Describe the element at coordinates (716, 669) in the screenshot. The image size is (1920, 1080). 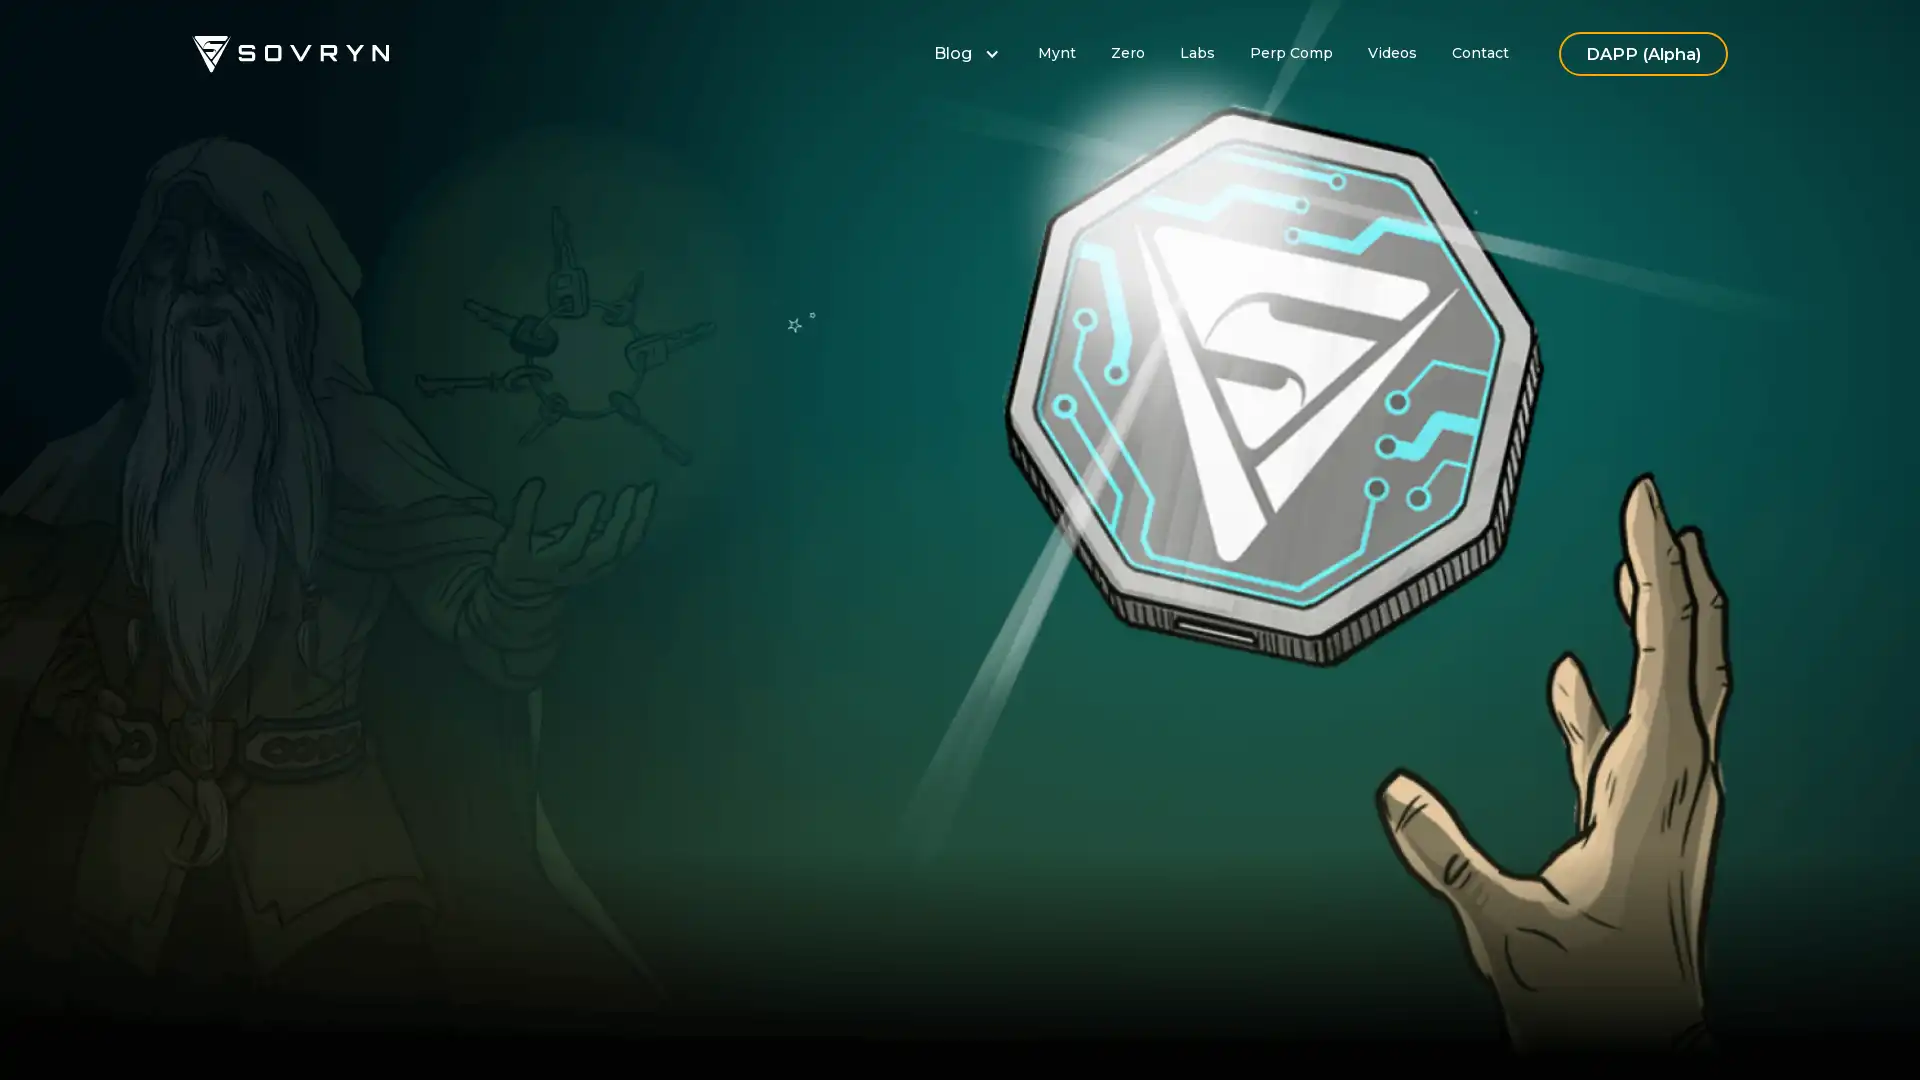
I see `Sign me up!` at that location.